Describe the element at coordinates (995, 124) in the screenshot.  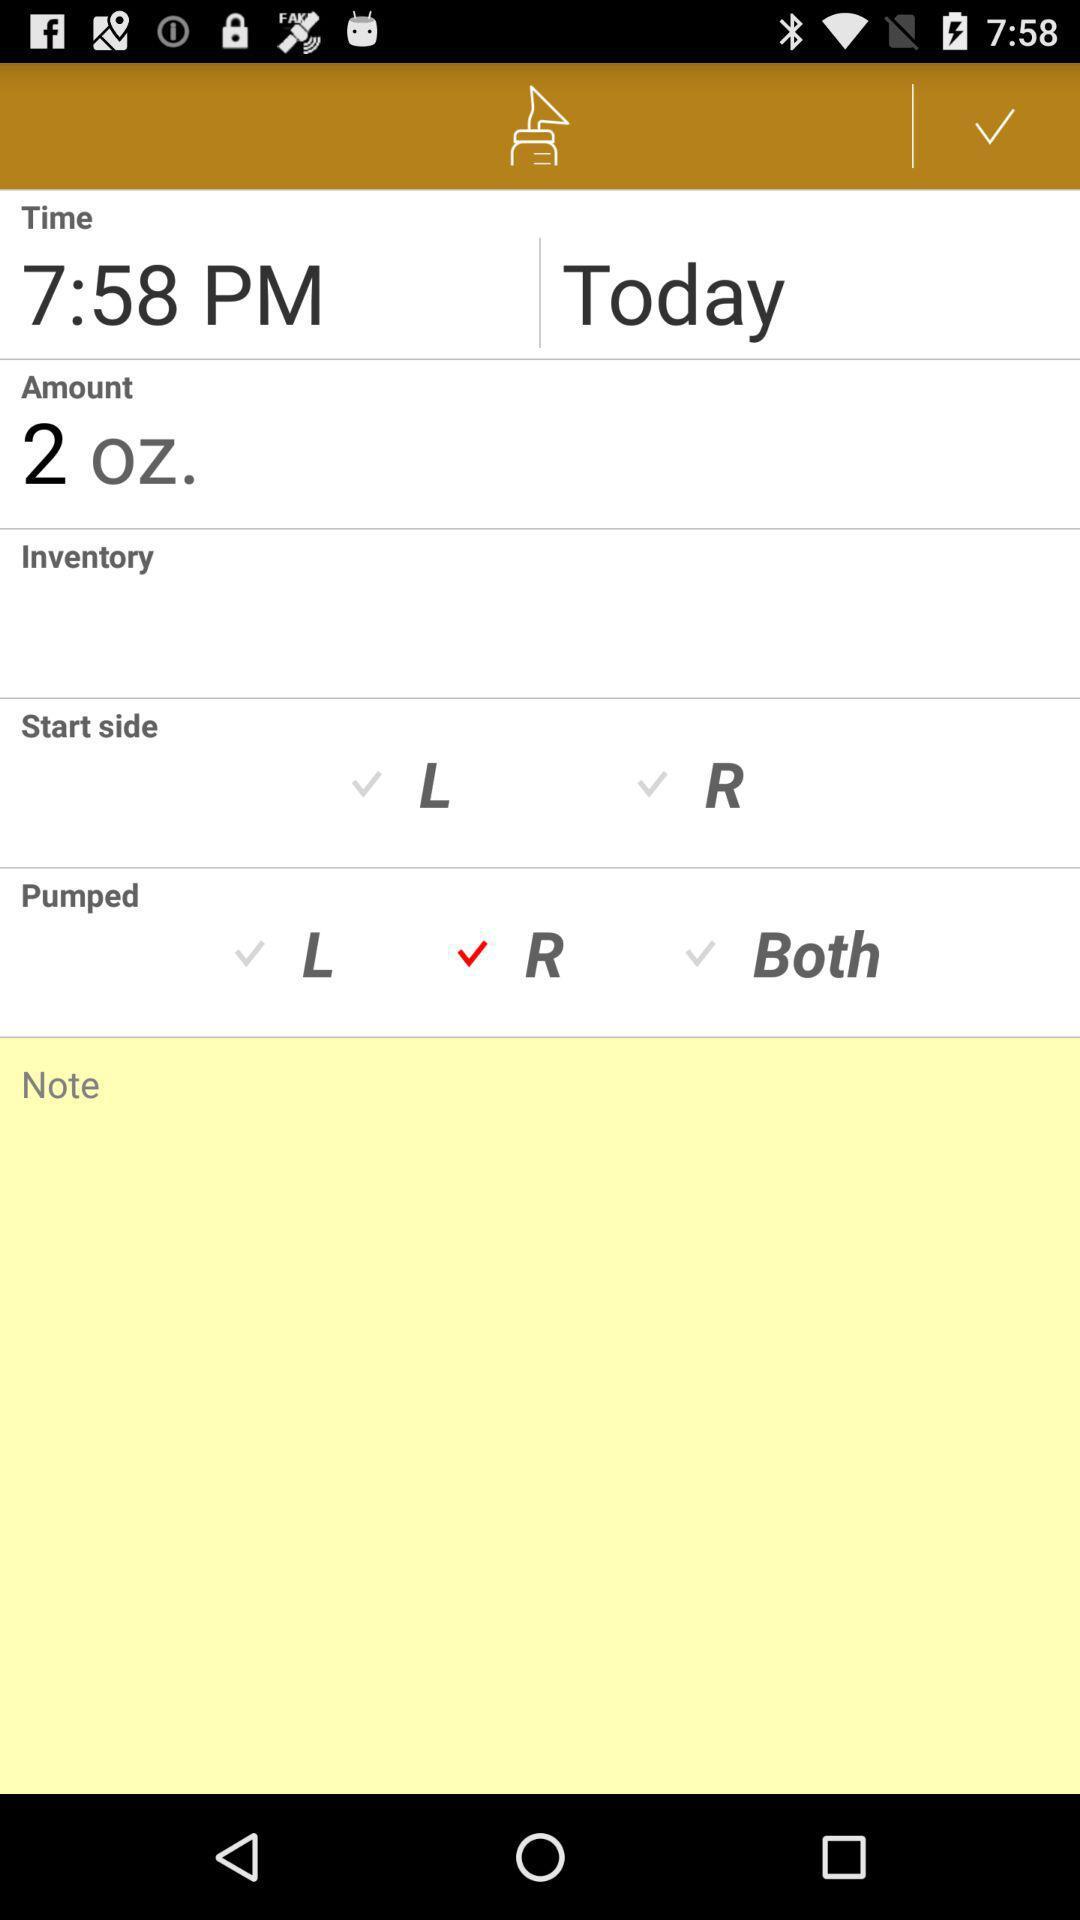
I see `mark as done` at that location.